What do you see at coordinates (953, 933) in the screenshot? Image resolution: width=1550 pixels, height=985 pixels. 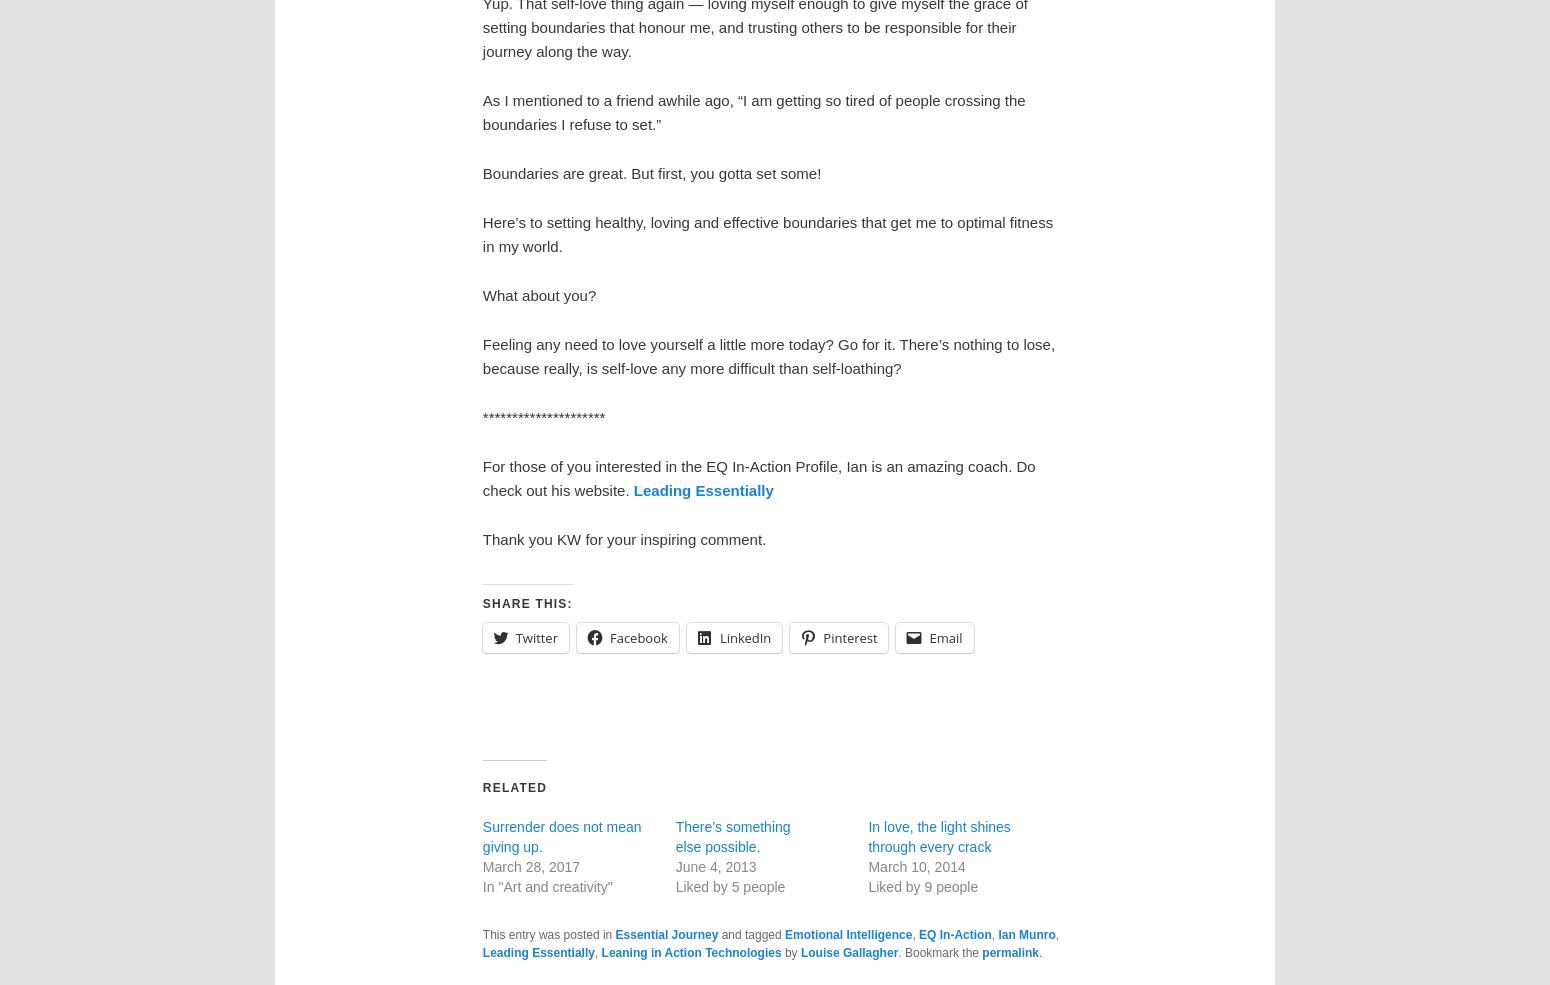 I see `'EQ In-Action'` at bounding box center [953, 933].